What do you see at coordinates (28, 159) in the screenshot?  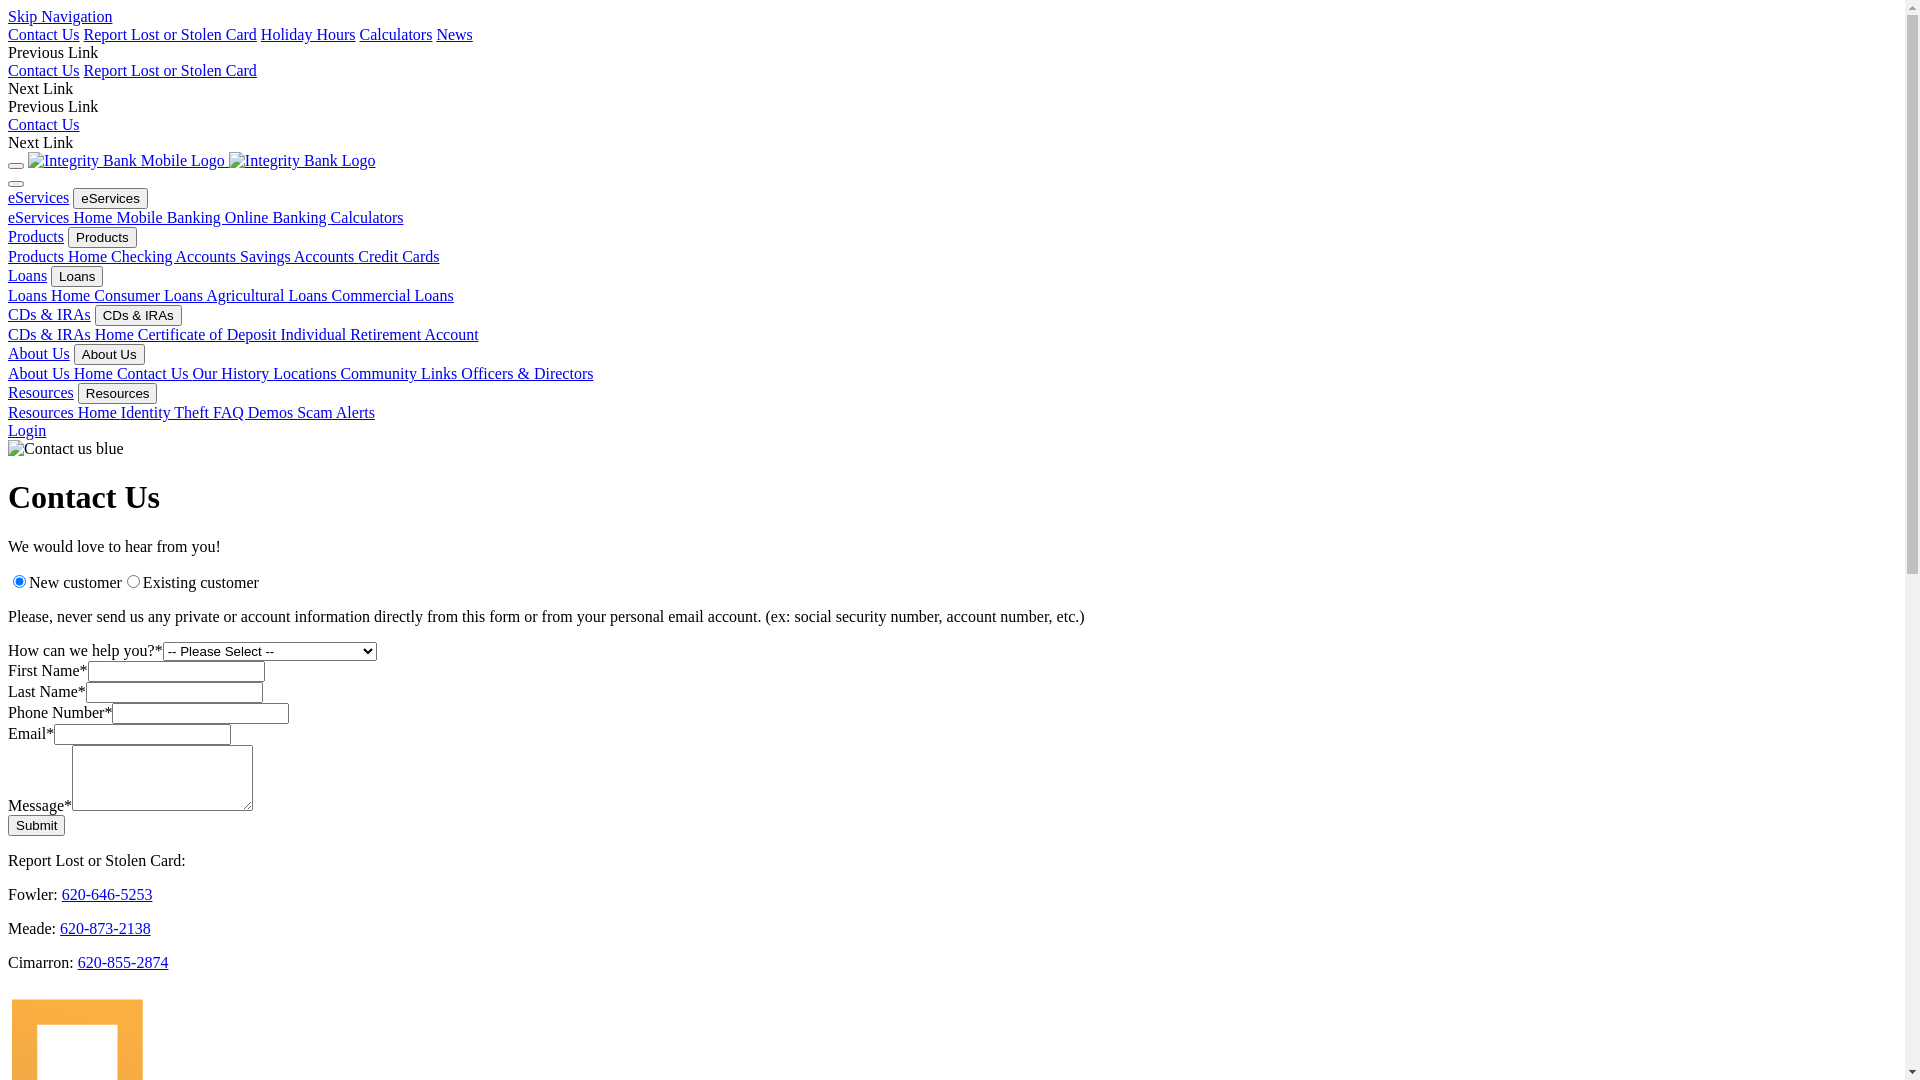 I see `'Home'` at bounding box center [28, 159].